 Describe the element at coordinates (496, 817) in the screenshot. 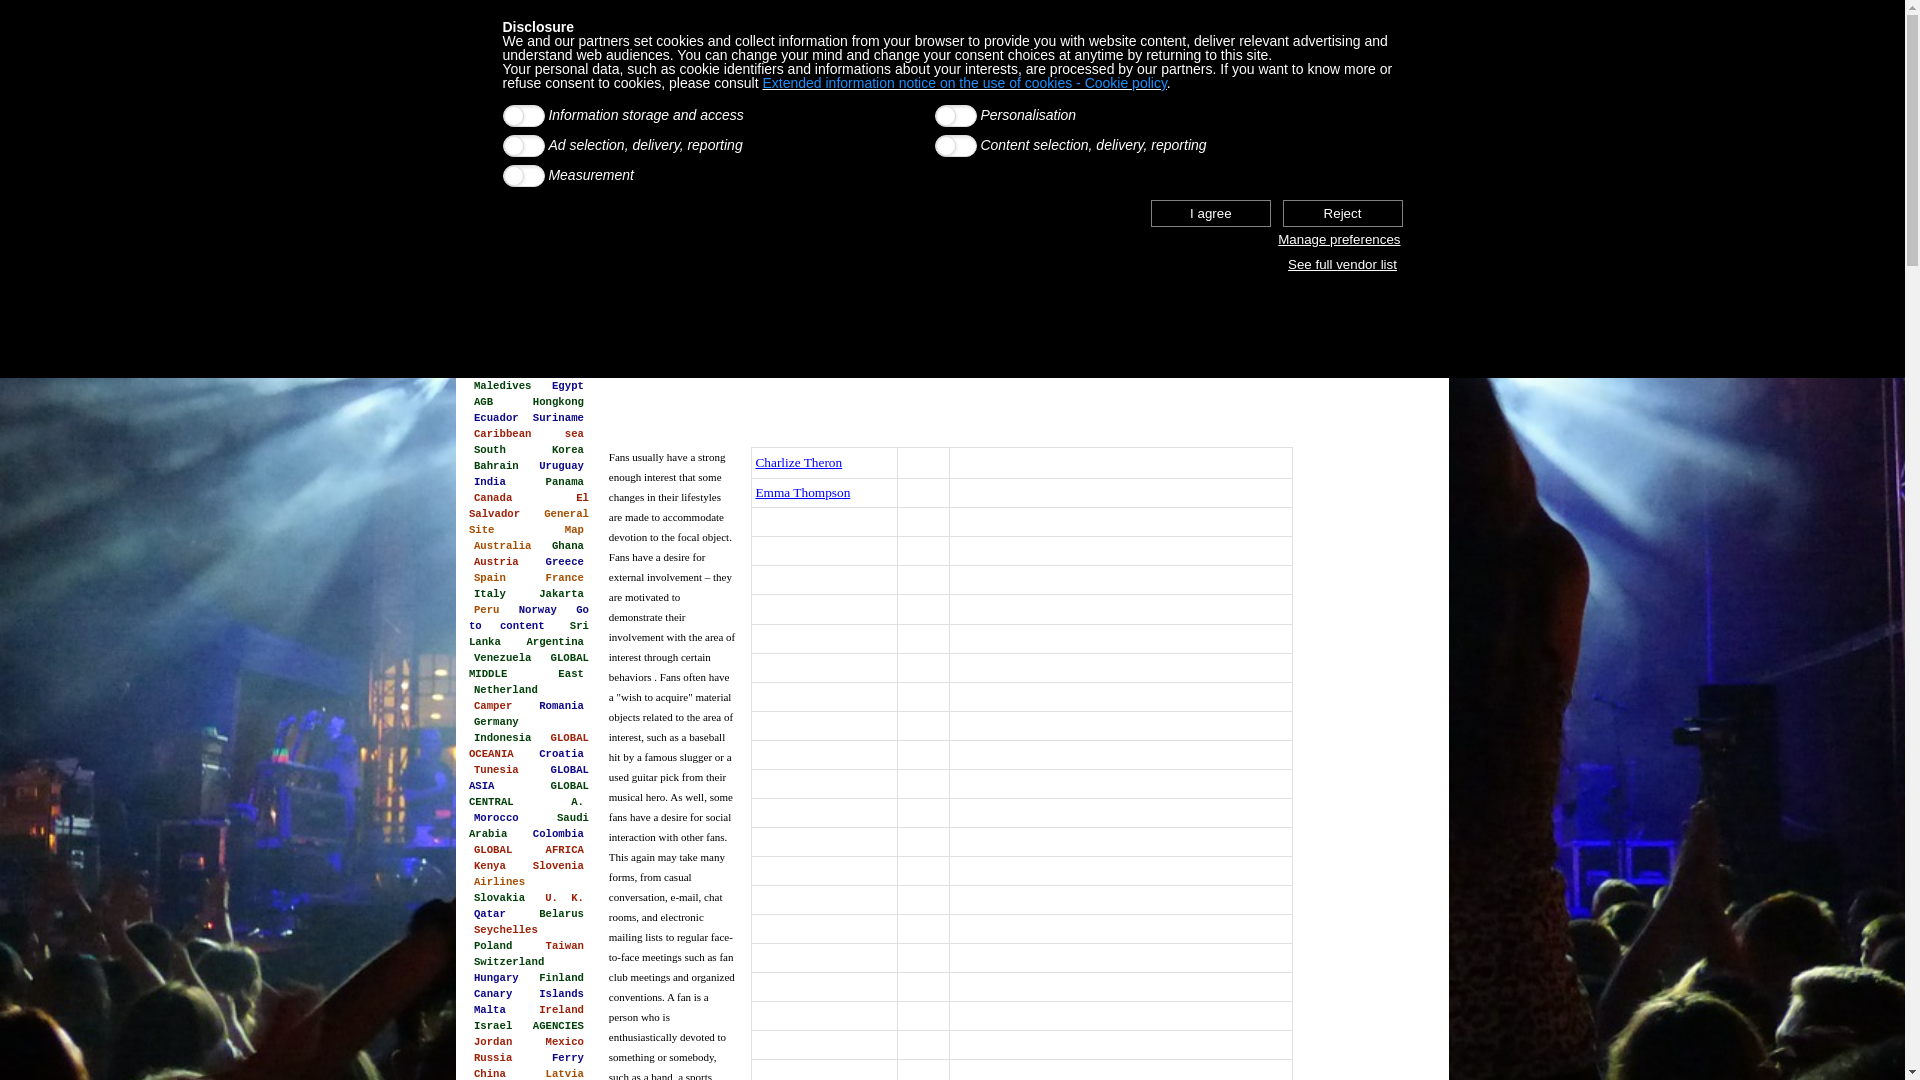

I see `'Morocco'` at that location.